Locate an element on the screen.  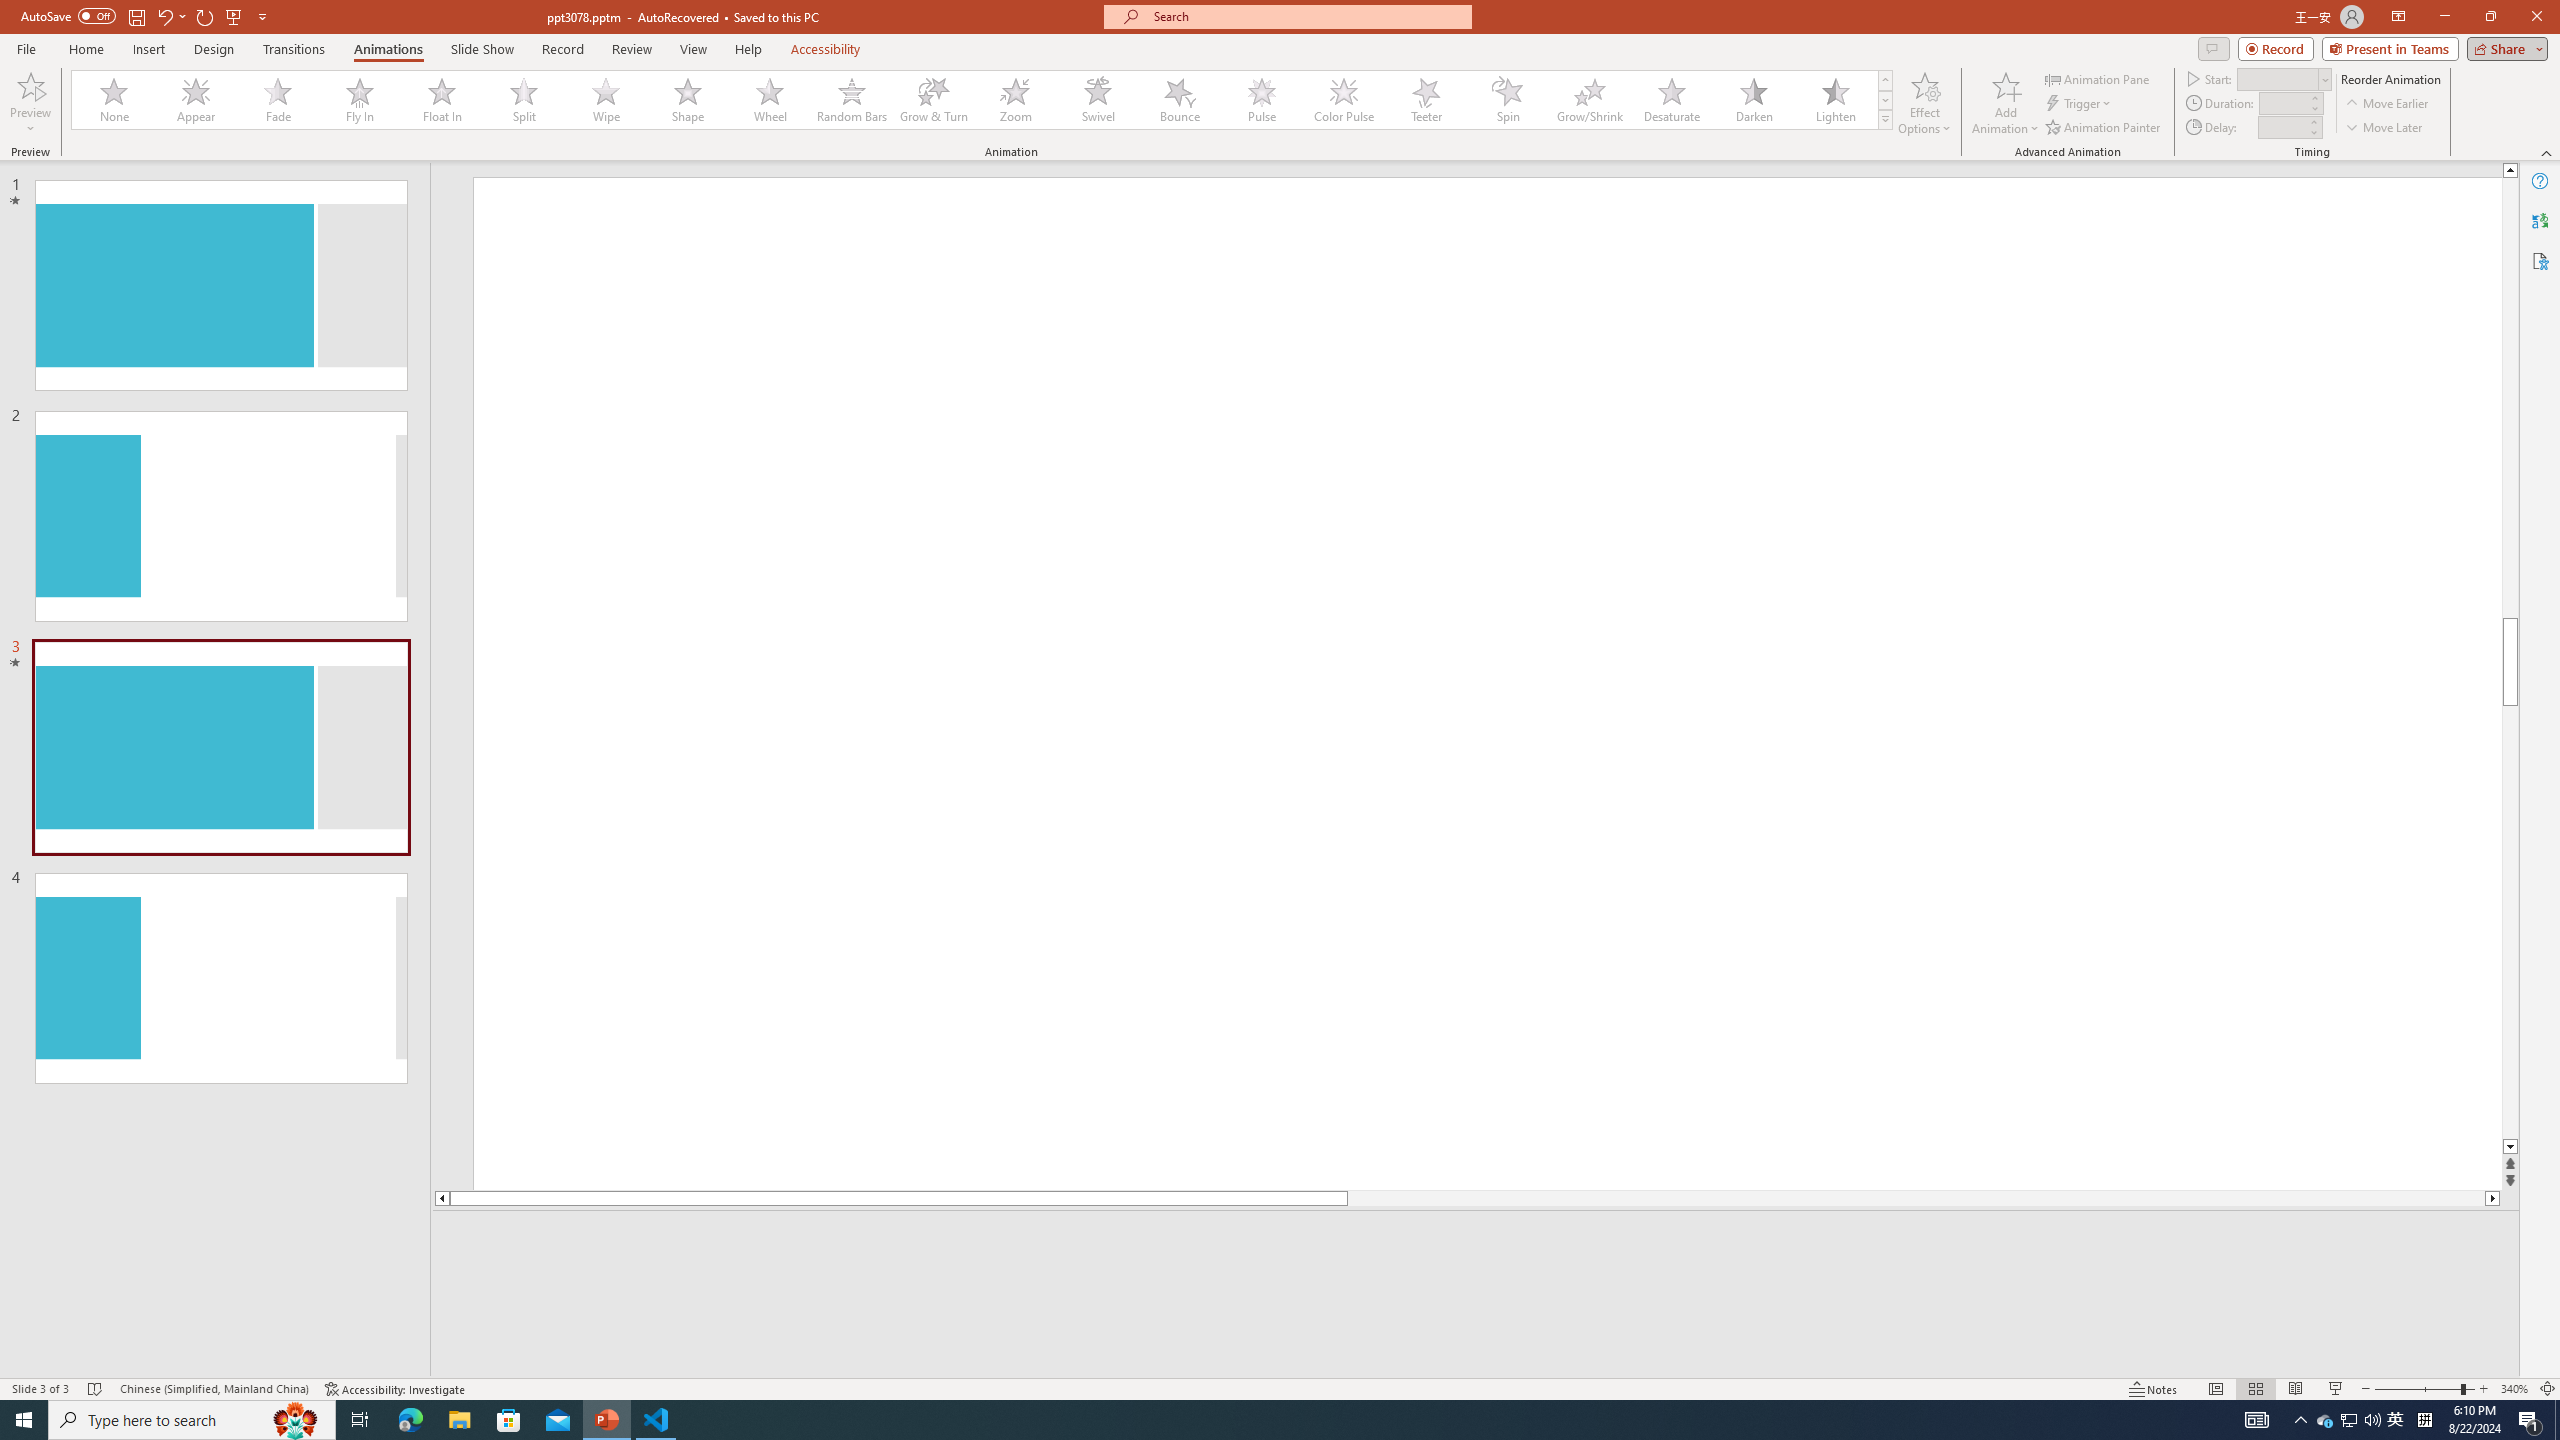
'Lighten' is located at coordinates (1834, 99).